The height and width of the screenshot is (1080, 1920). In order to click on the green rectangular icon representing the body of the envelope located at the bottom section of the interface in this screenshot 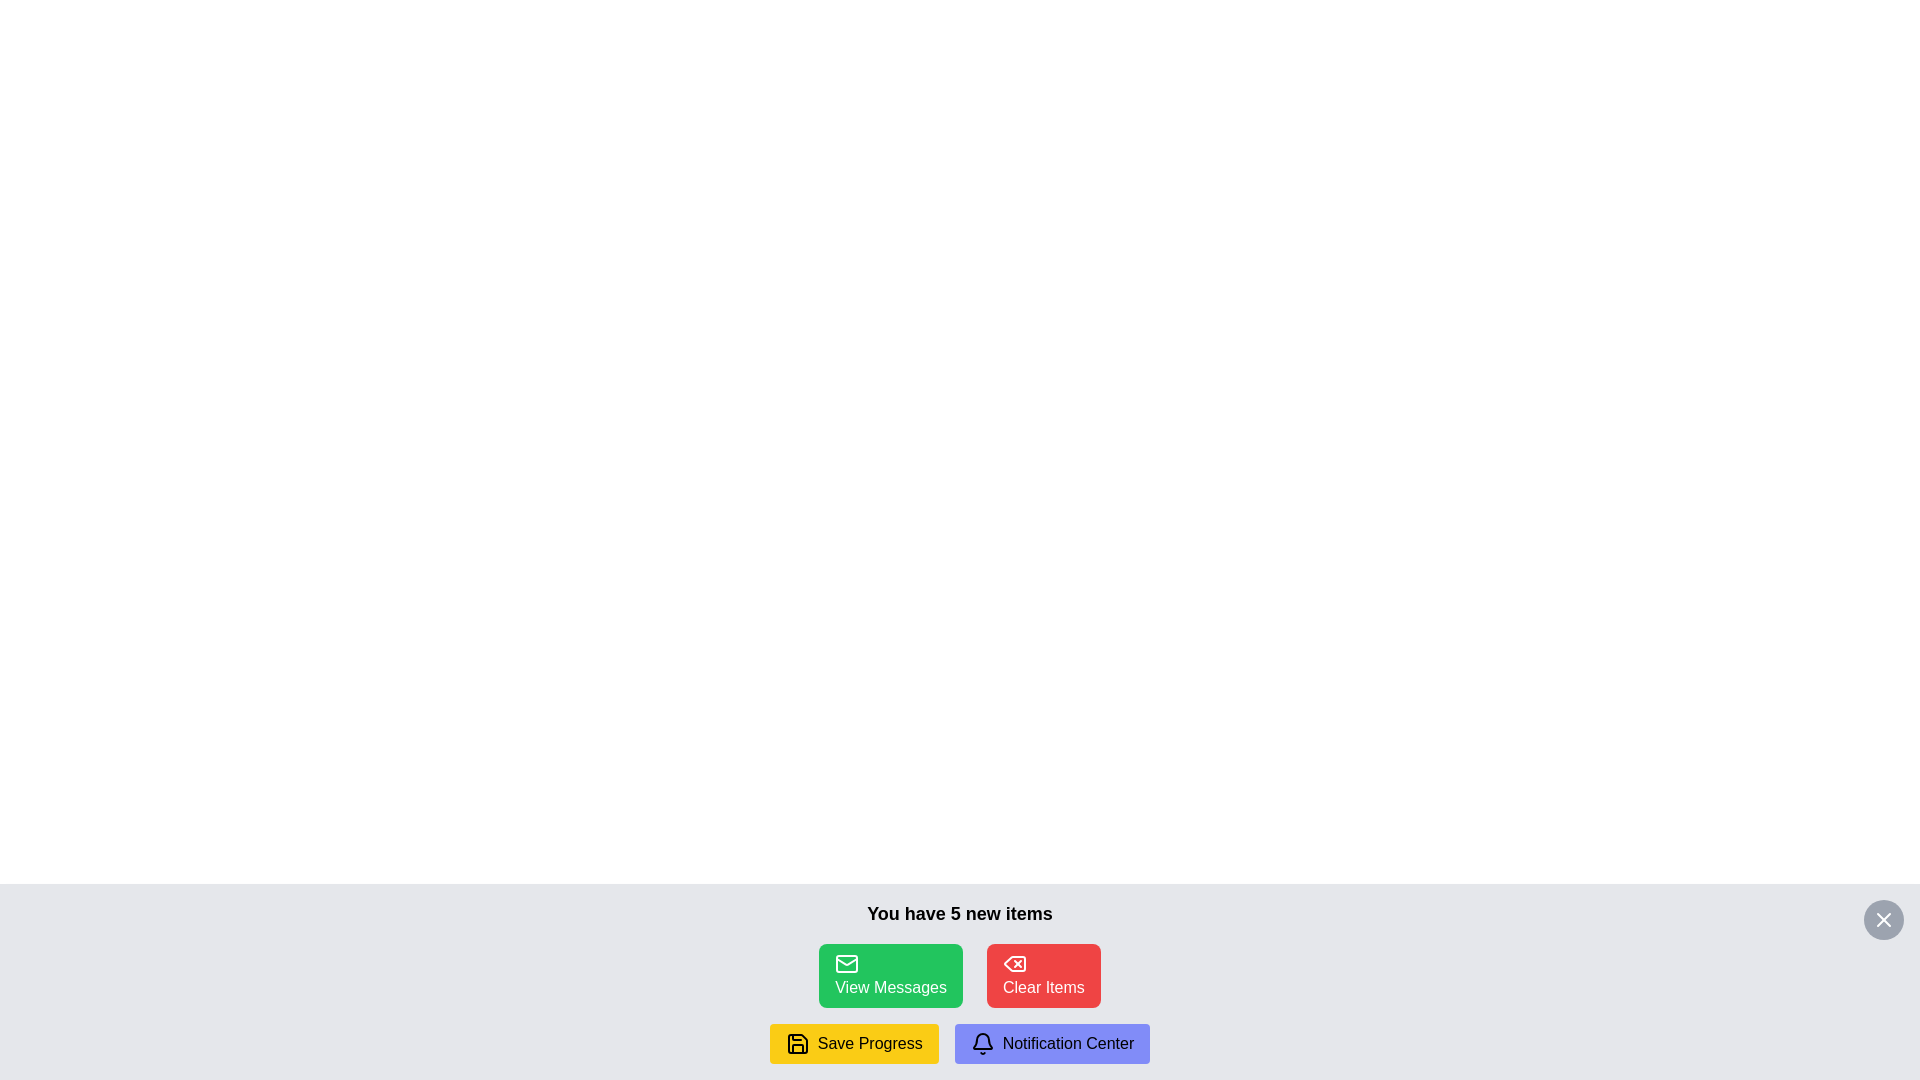, I will do `click(847, 963)`.